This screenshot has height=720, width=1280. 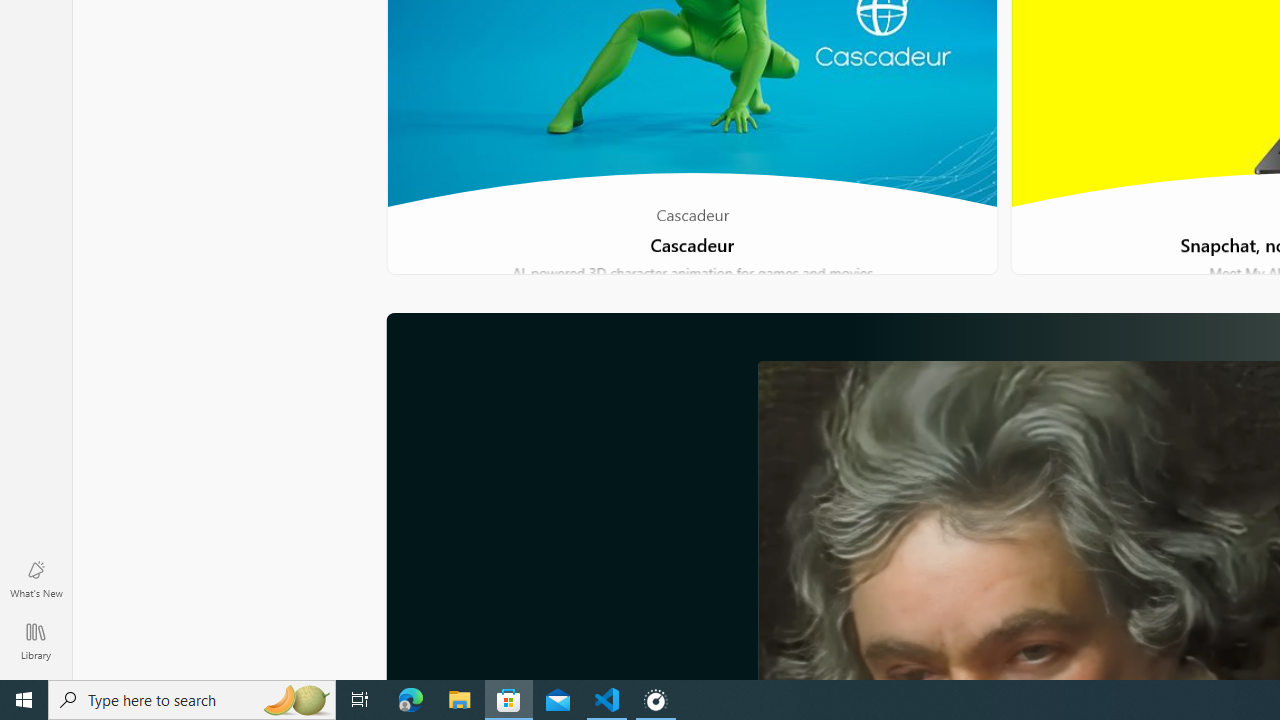 What do you see at coordinates (35, 640) in the screenshot?
I see `'Library'` at bounding box center [35, 640].